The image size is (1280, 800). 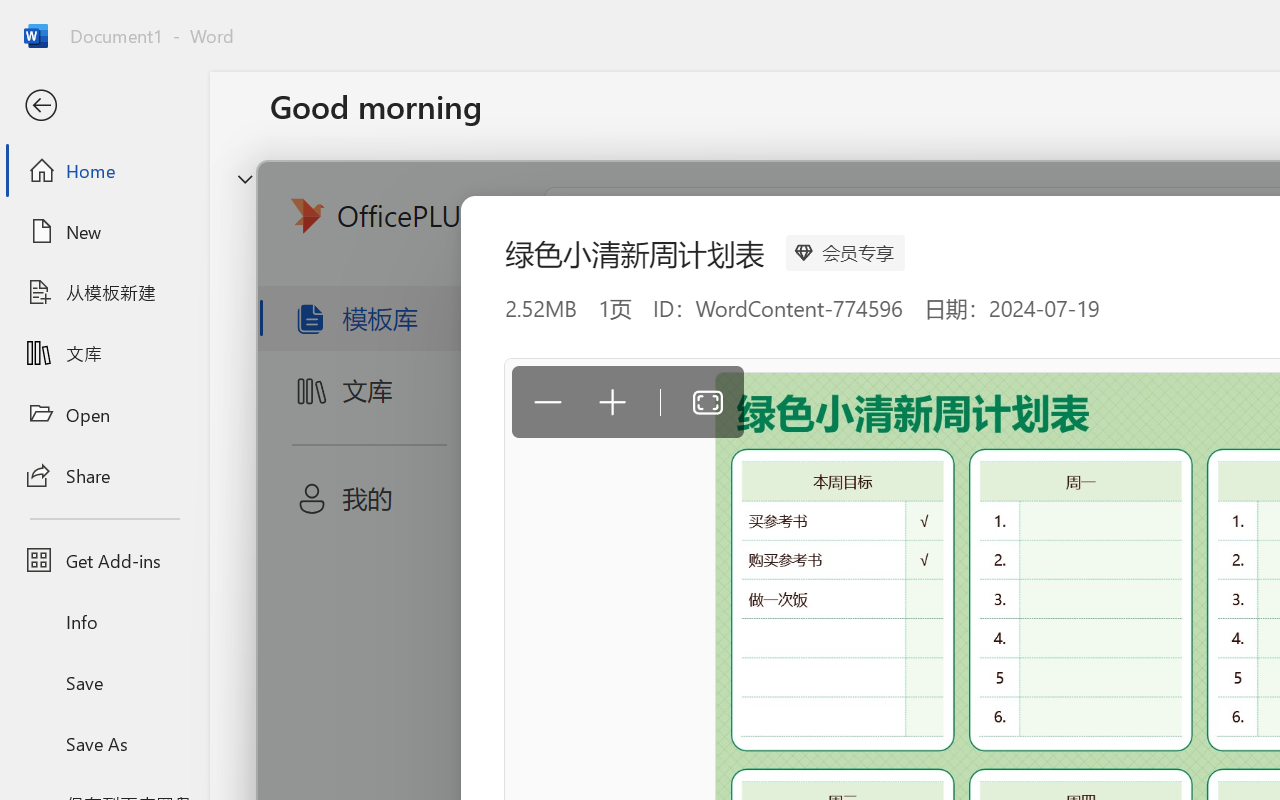 I want to click on 'Info', so click(x=103, y=621).